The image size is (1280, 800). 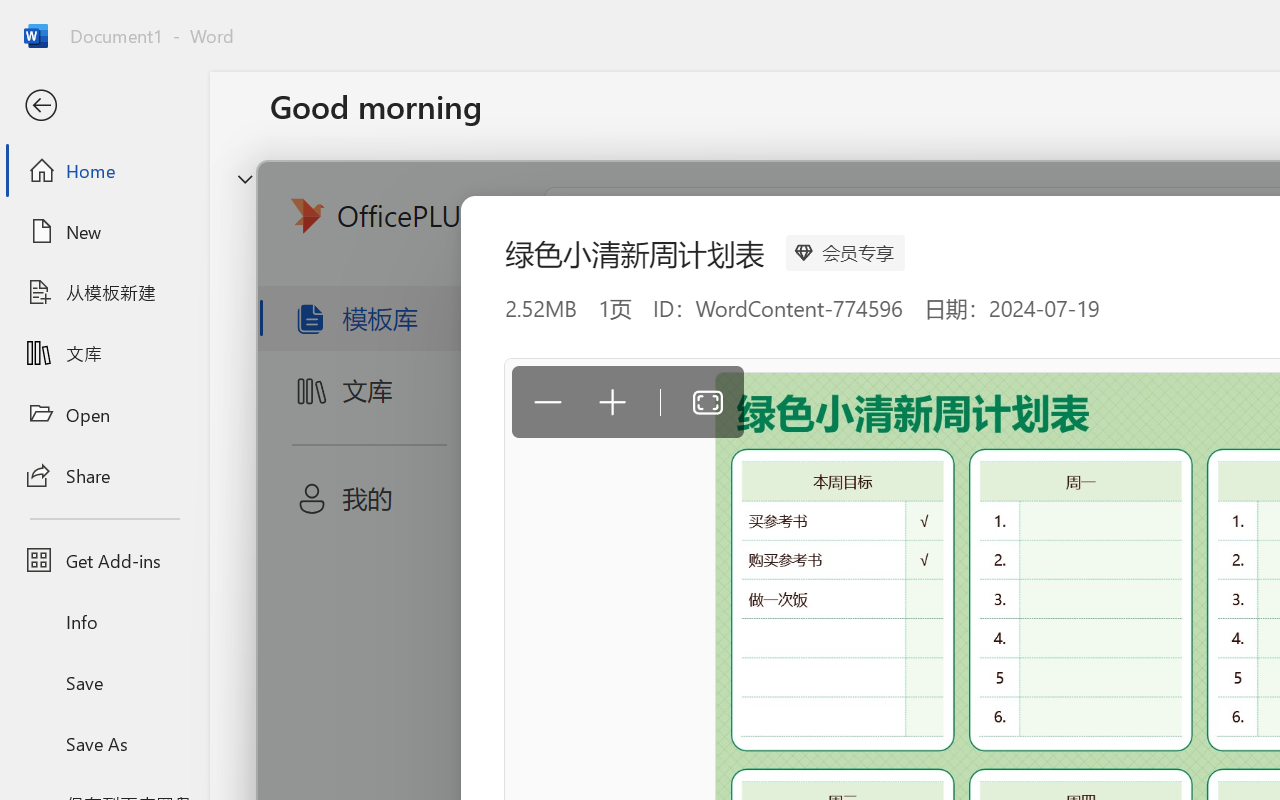 I want to click on 'Info', so click(x=103, y=621).